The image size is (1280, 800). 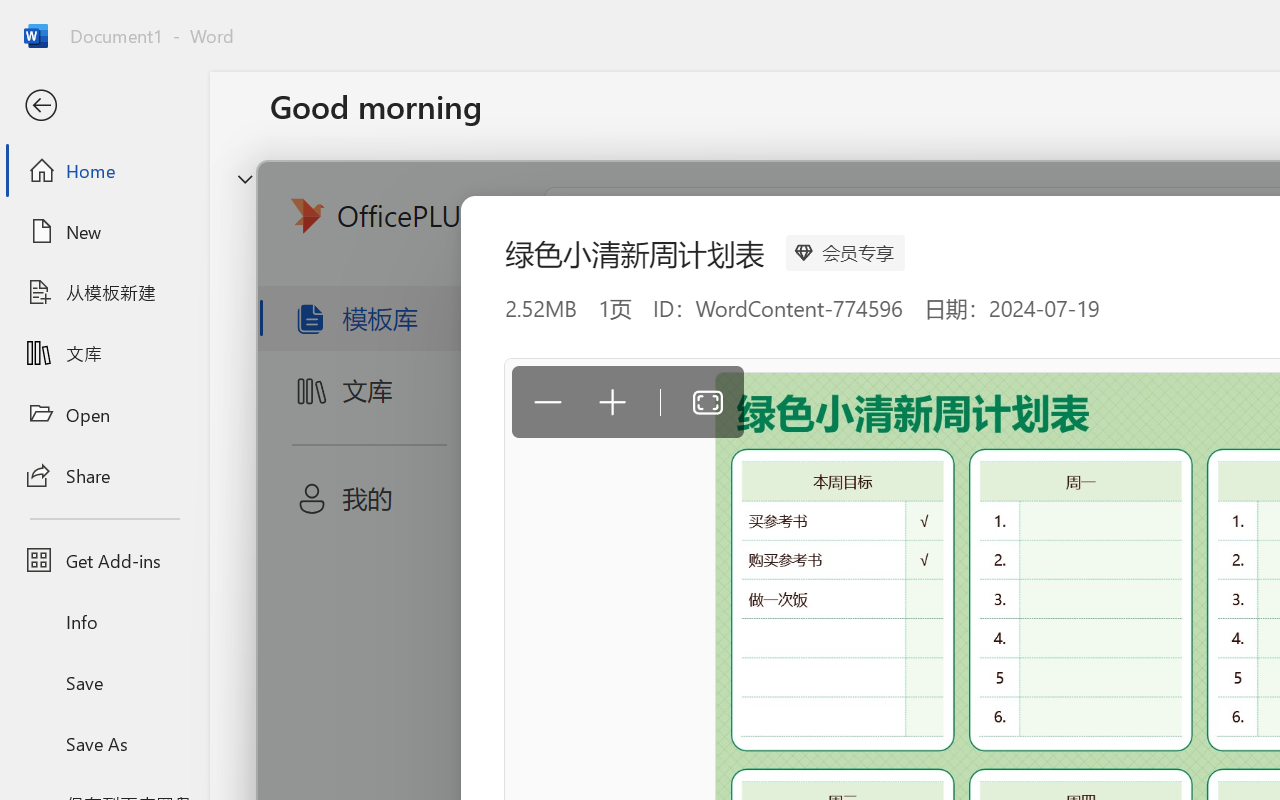 I want to click on 'Info', so click(x=103, y=621).